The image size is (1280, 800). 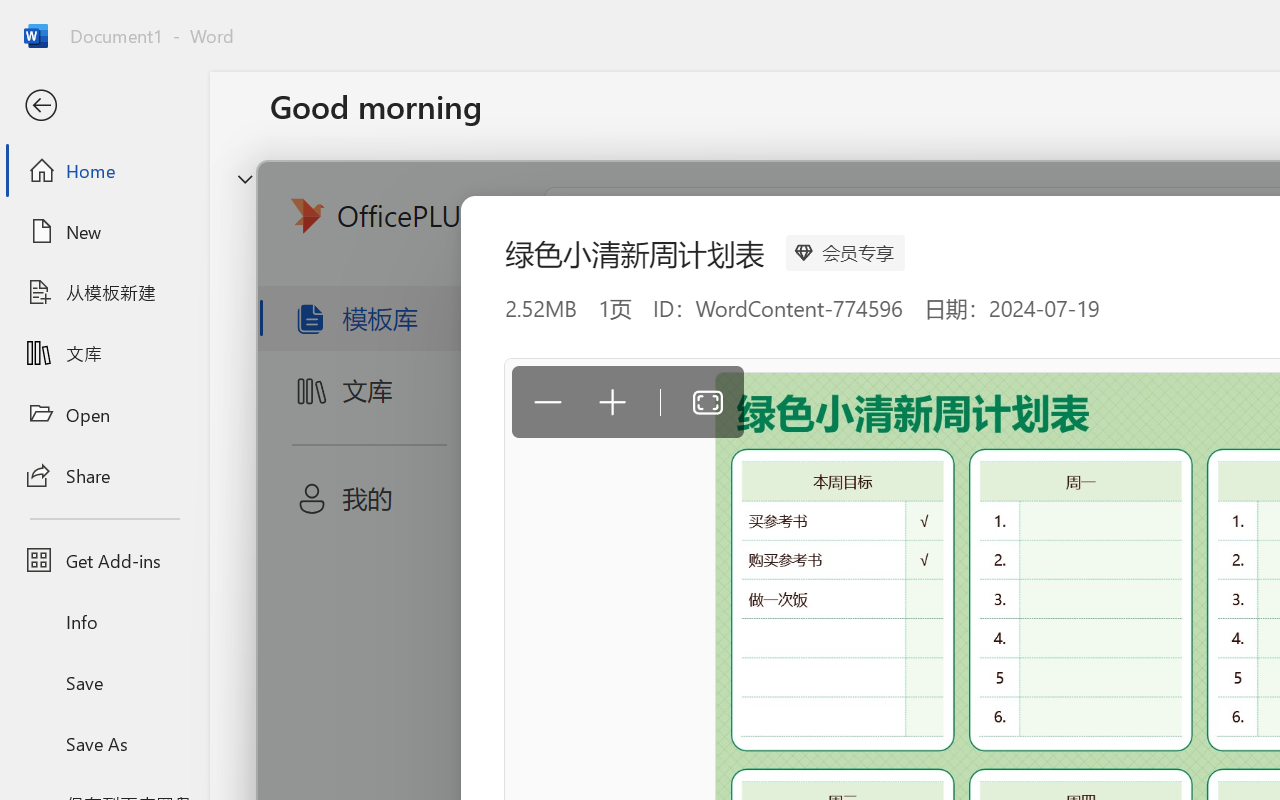 I want to click on 'Info', so click(x=103, y=621).